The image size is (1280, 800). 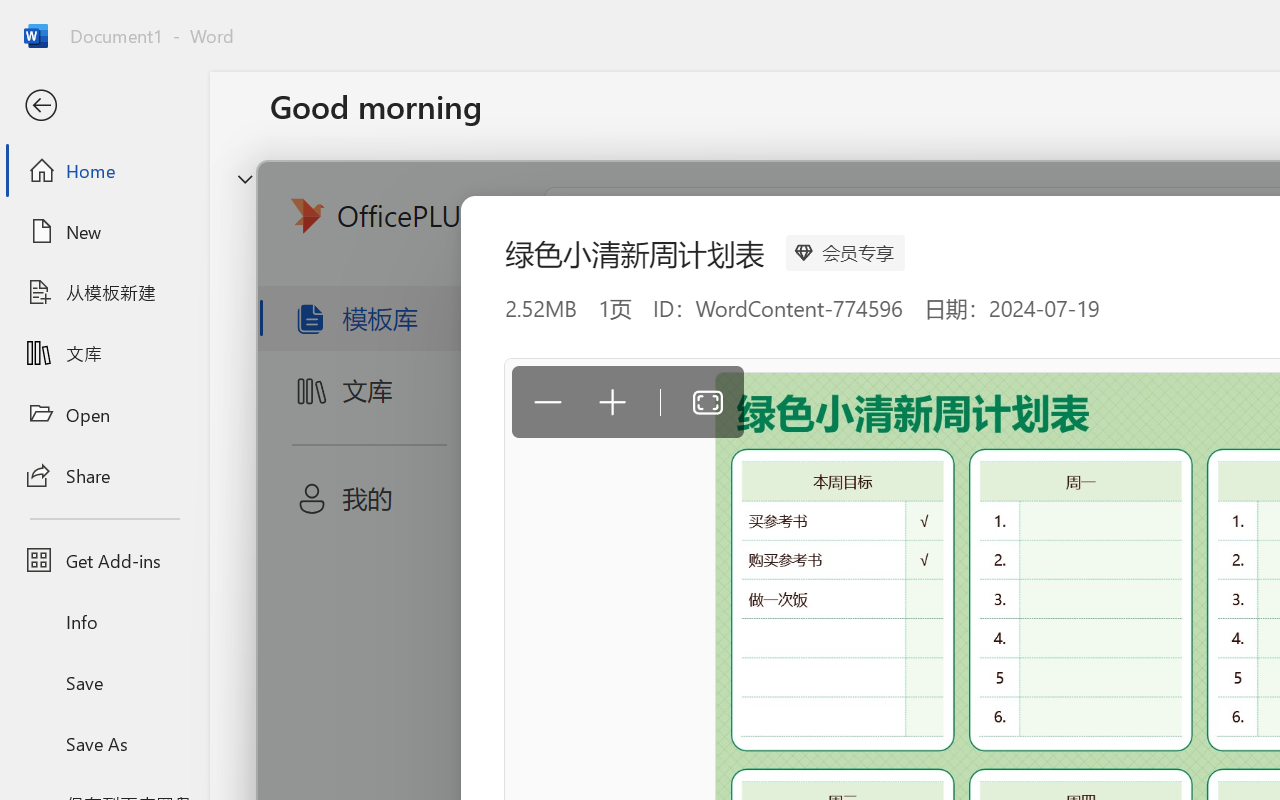 I want to click on 'Info', so click(x=103, y=621).